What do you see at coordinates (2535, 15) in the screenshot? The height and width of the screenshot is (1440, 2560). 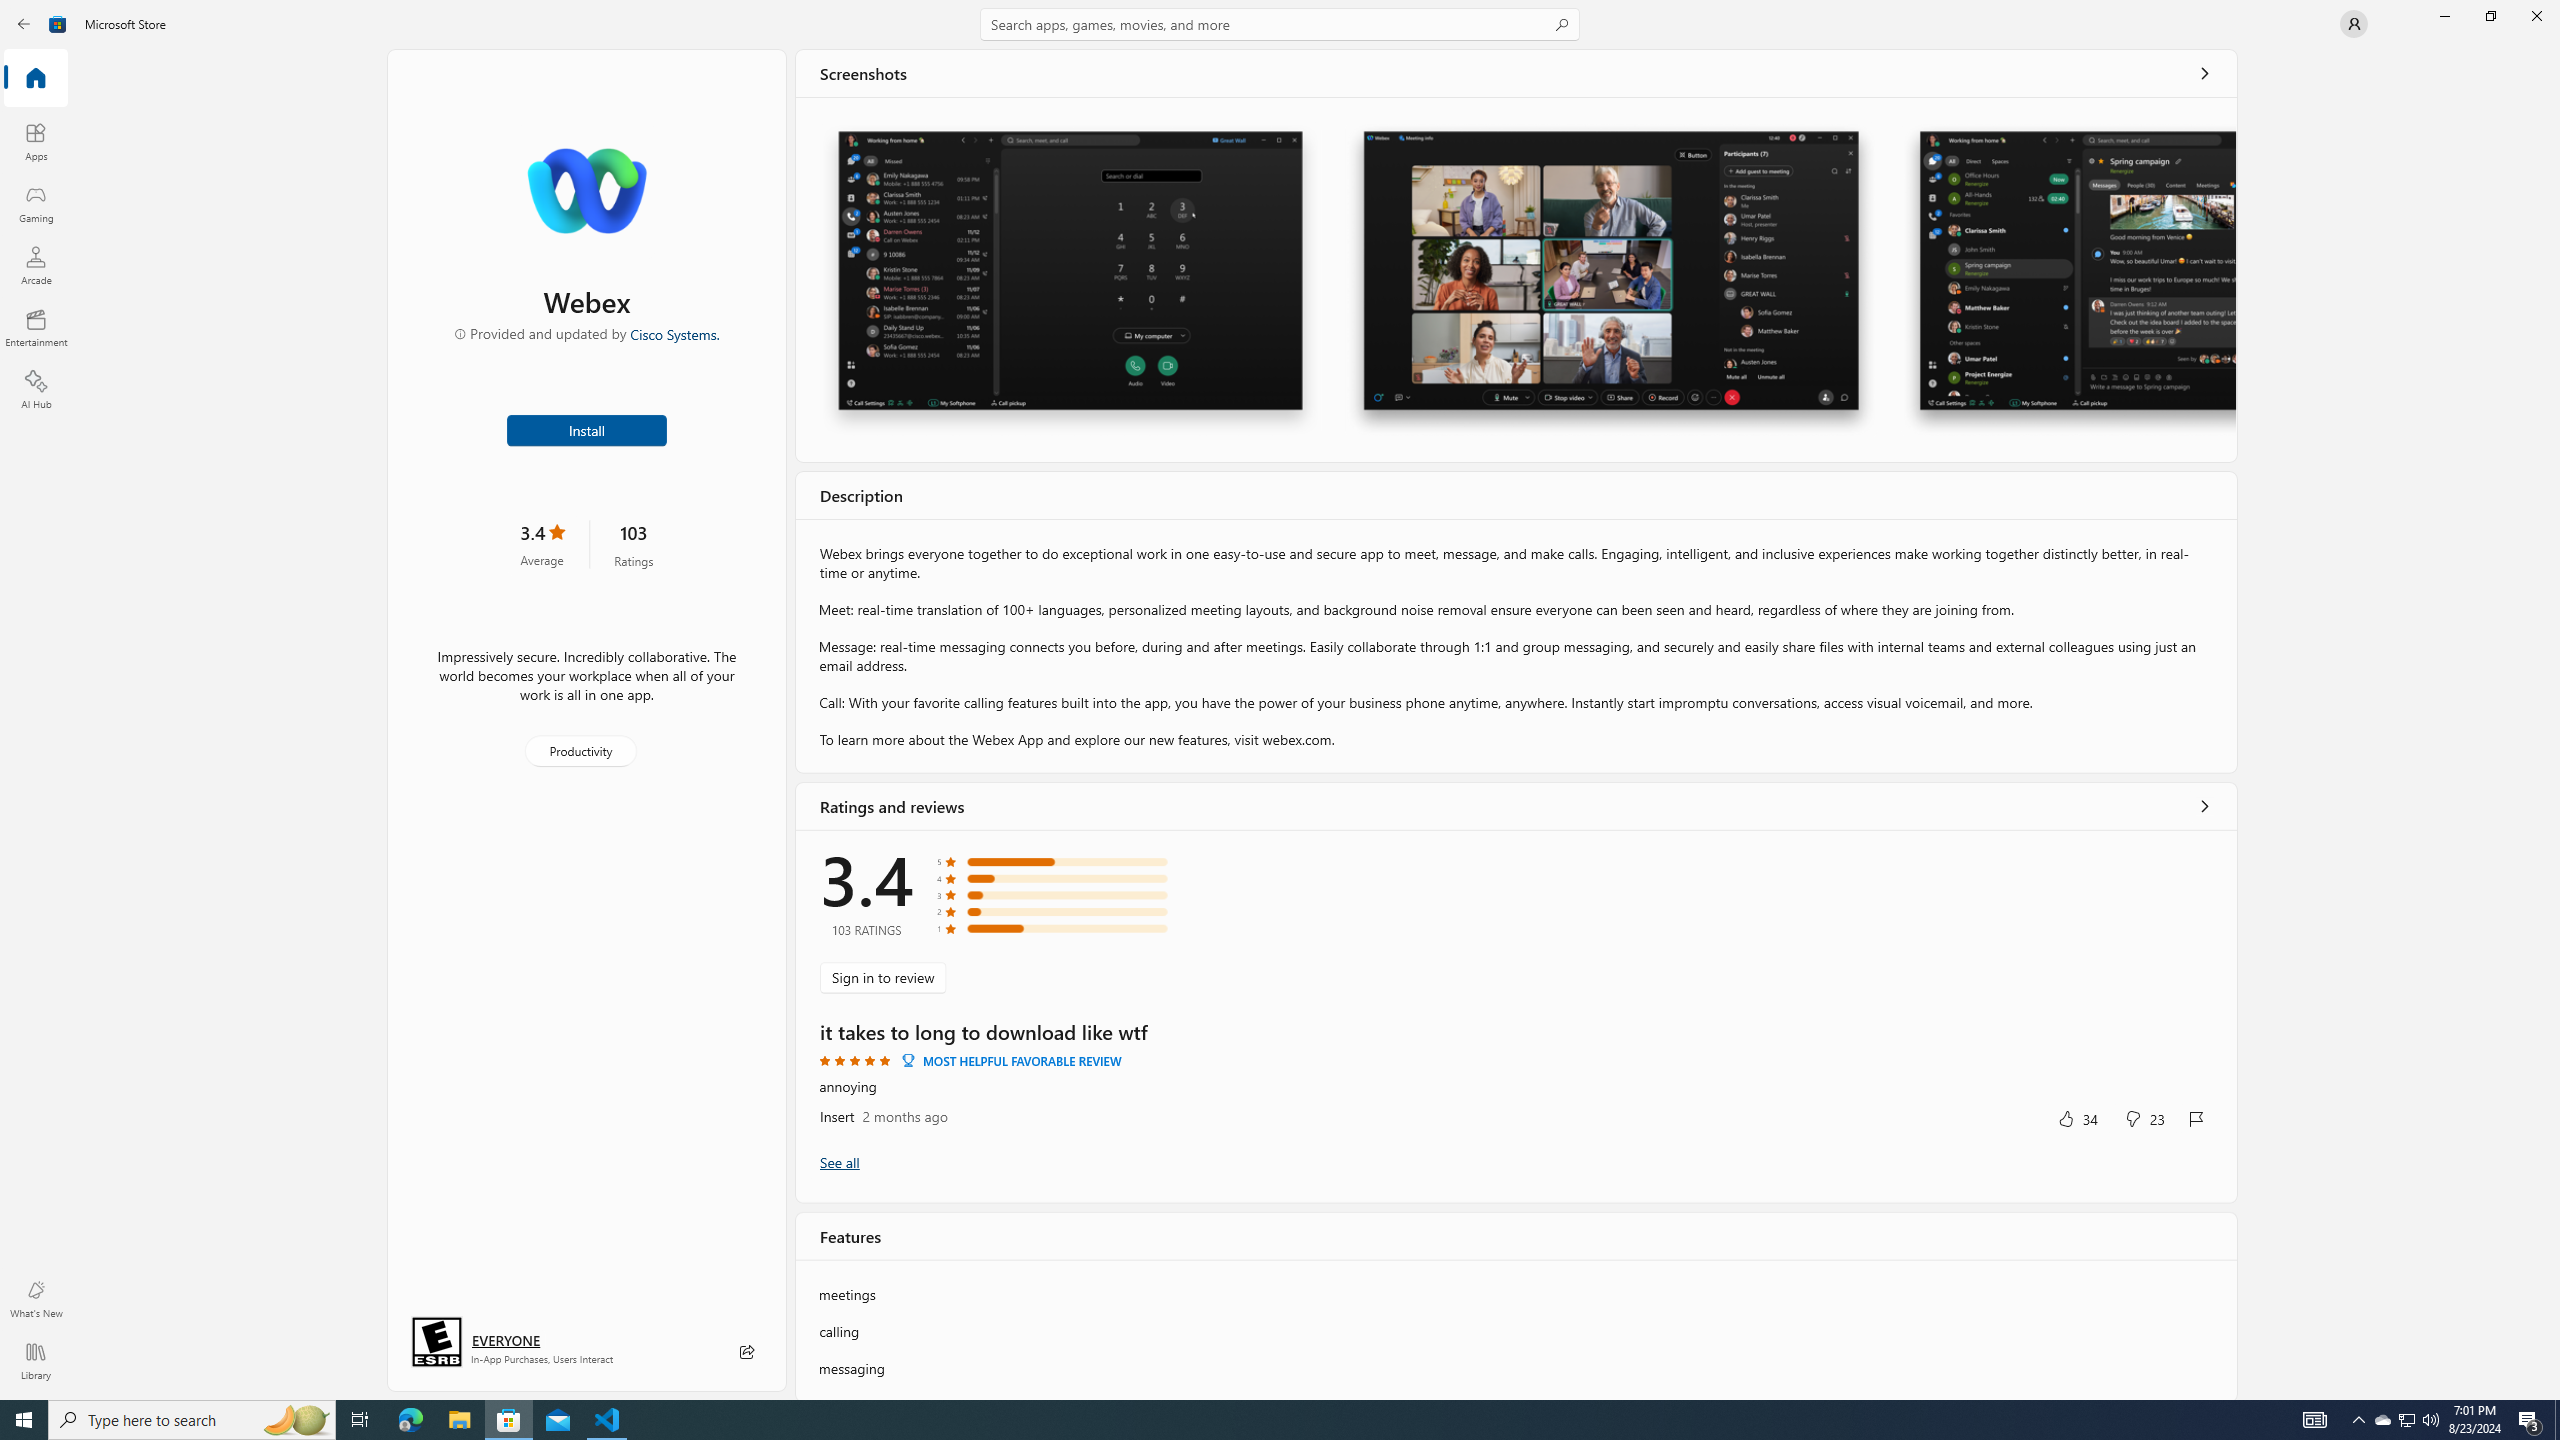 I see `'Close Microsoft Store'` at bounding box center [2535, 15].